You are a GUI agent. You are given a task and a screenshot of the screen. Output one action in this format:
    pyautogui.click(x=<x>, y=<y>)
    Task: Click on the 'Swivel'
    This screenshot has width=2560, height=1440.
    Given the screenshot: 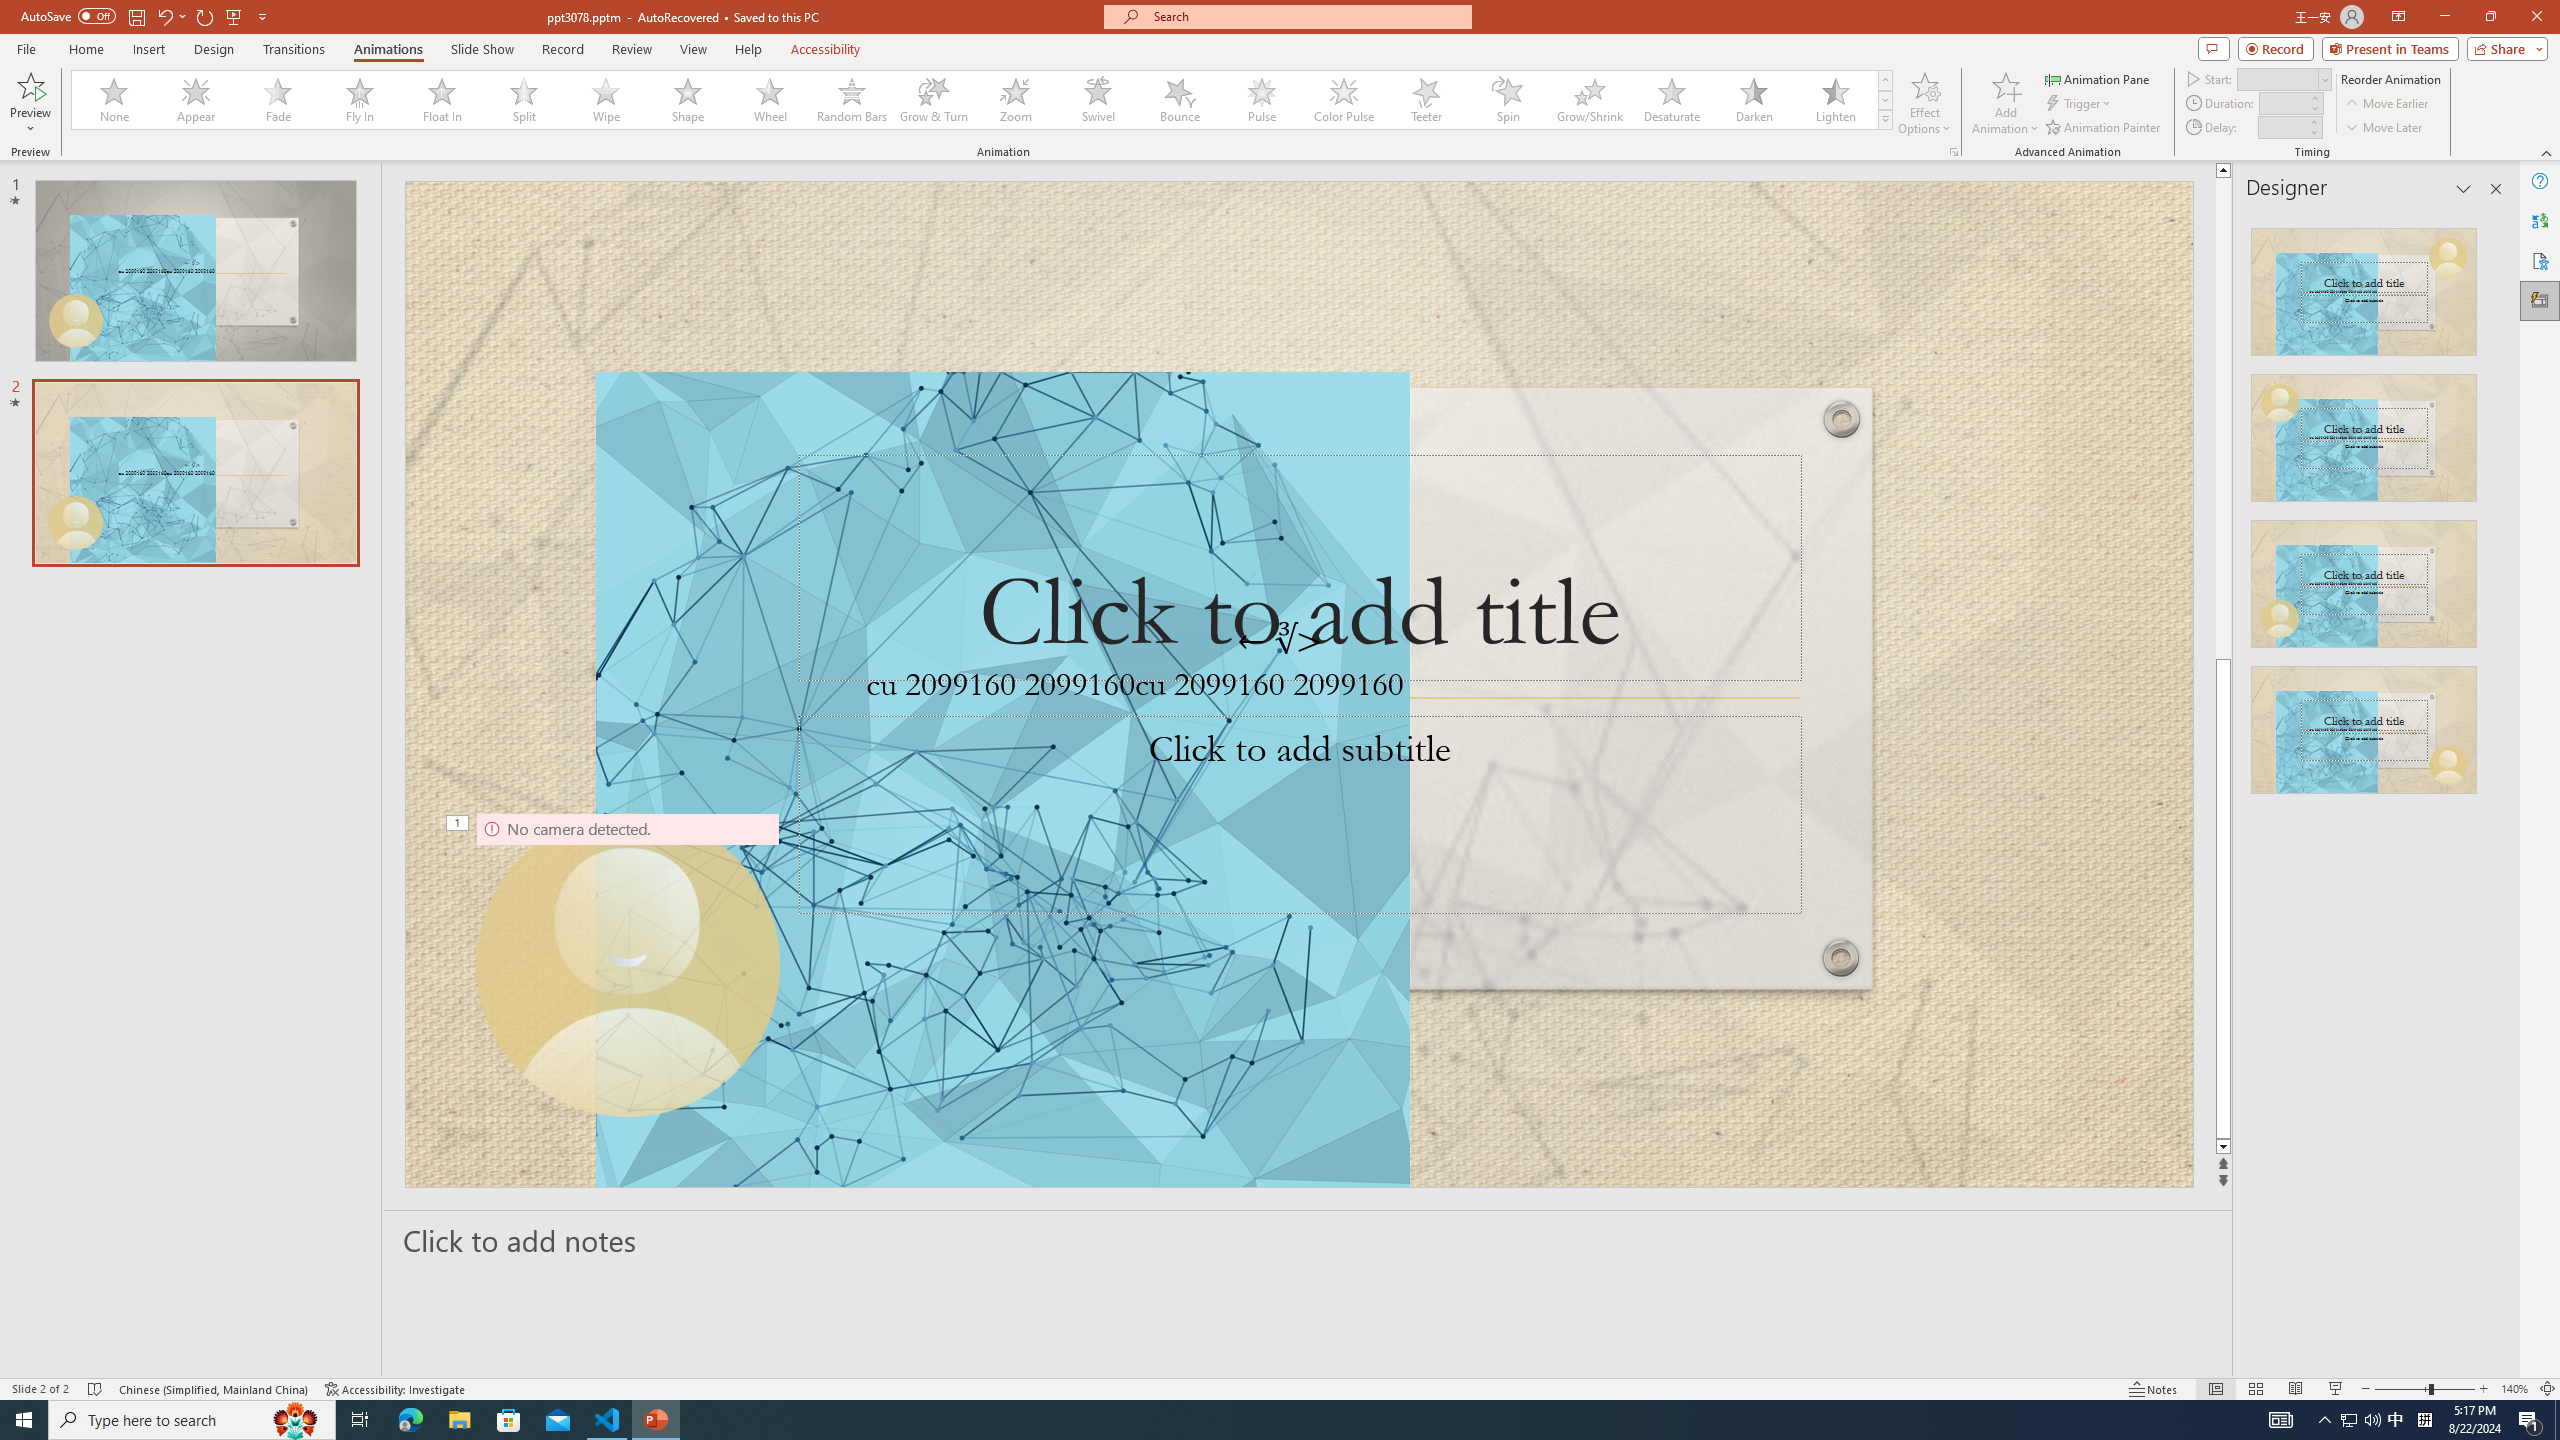 What is the action you would take?
    pyautogui.click(x=1097, y=99)
    